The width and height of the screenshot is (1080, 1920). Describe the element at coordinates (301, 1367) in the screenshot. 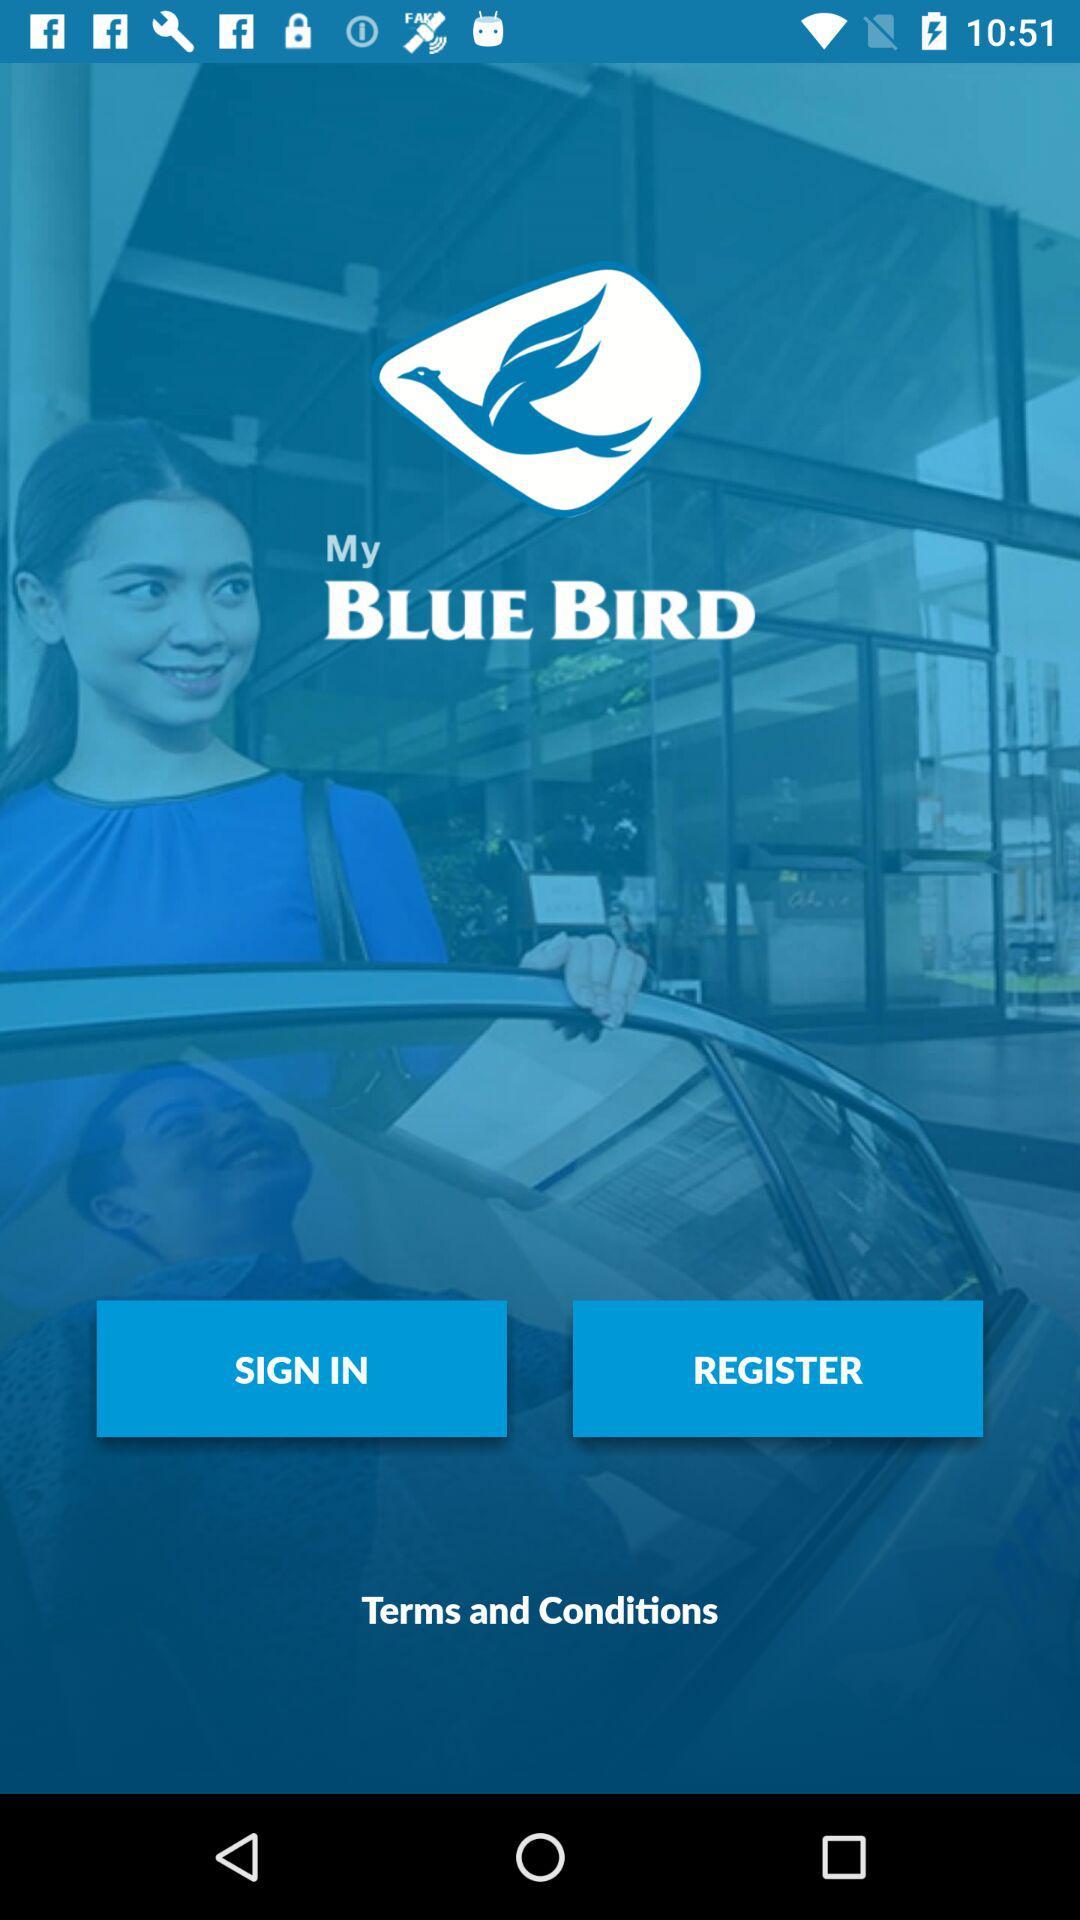

I see `icon next to register item` at that location.